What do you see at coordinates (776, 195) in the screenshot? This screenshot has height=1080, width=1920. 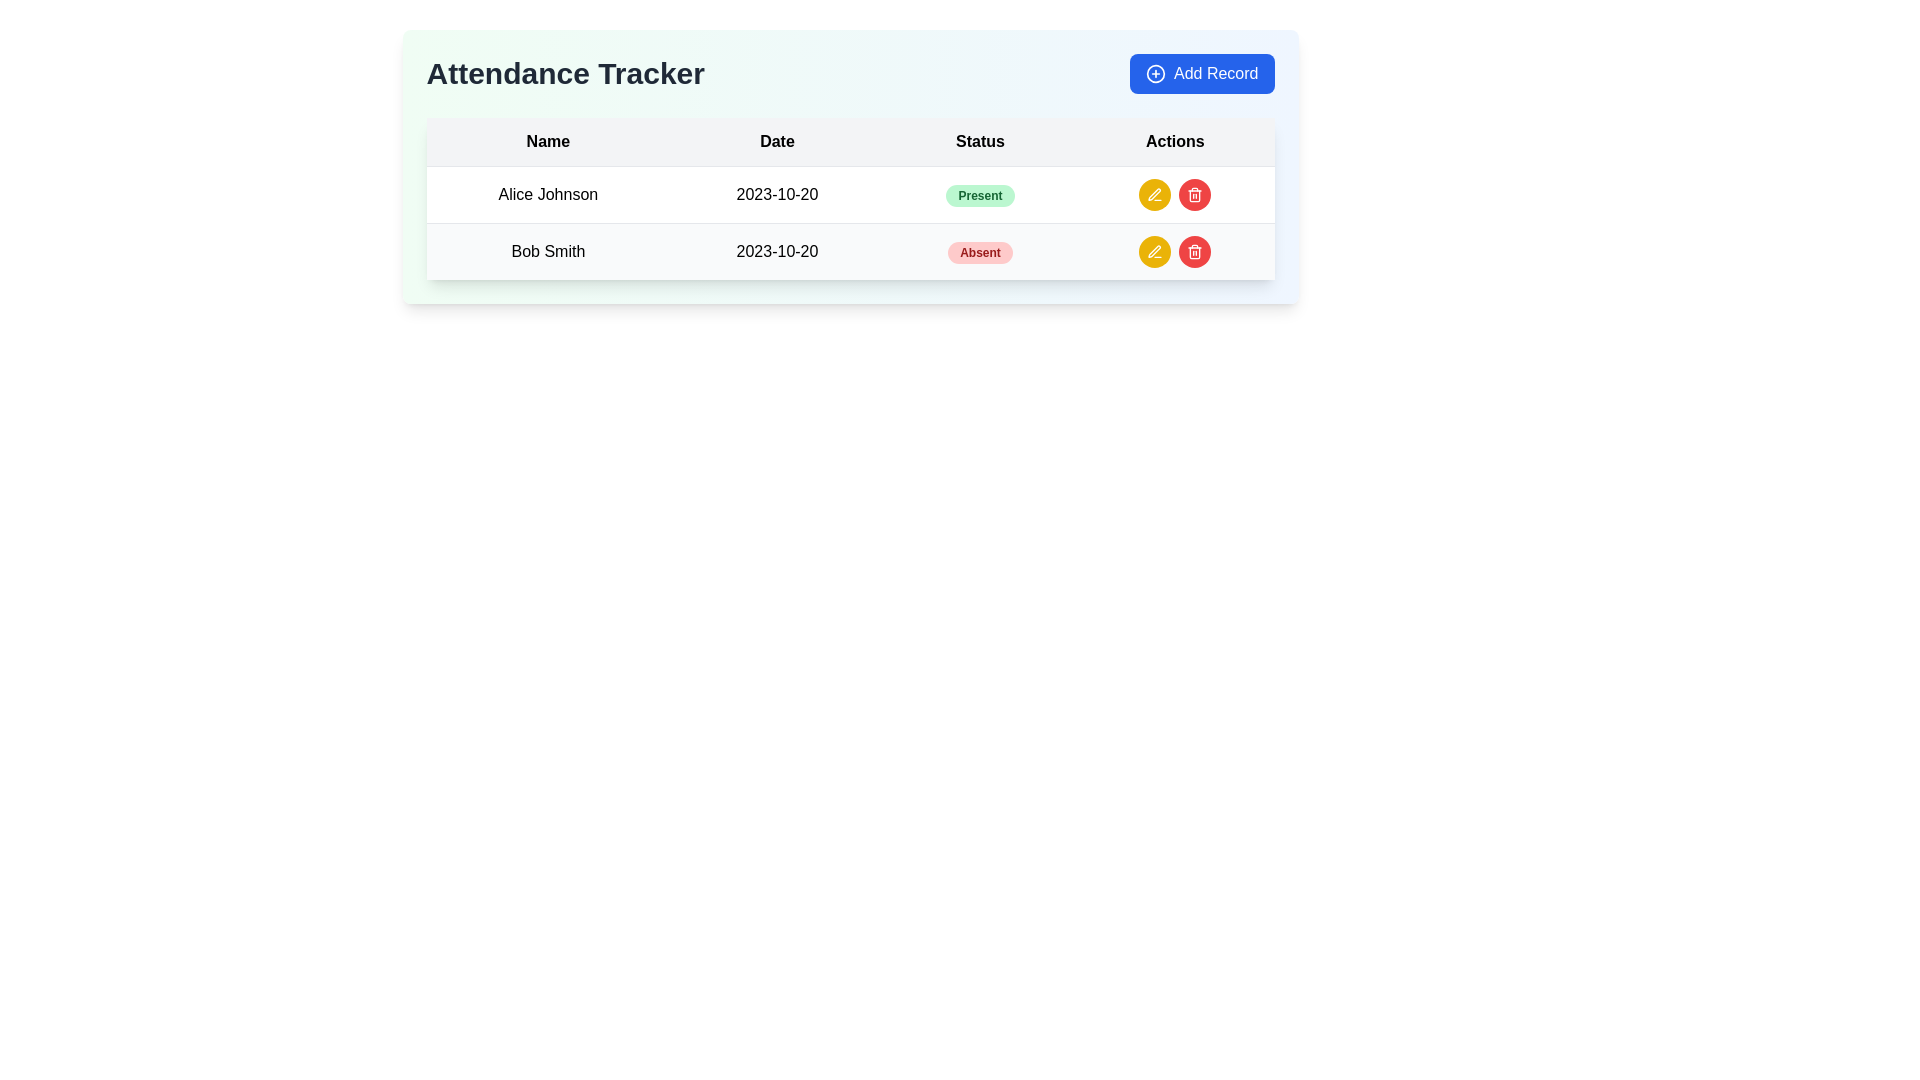 I see `the text display element showing the date '2023-10-20' in the 'Date' column of the 'Attendance Tracker' table, which is located to the right of the 'Alice Johnson' entry` at bounding box center [776, 195].